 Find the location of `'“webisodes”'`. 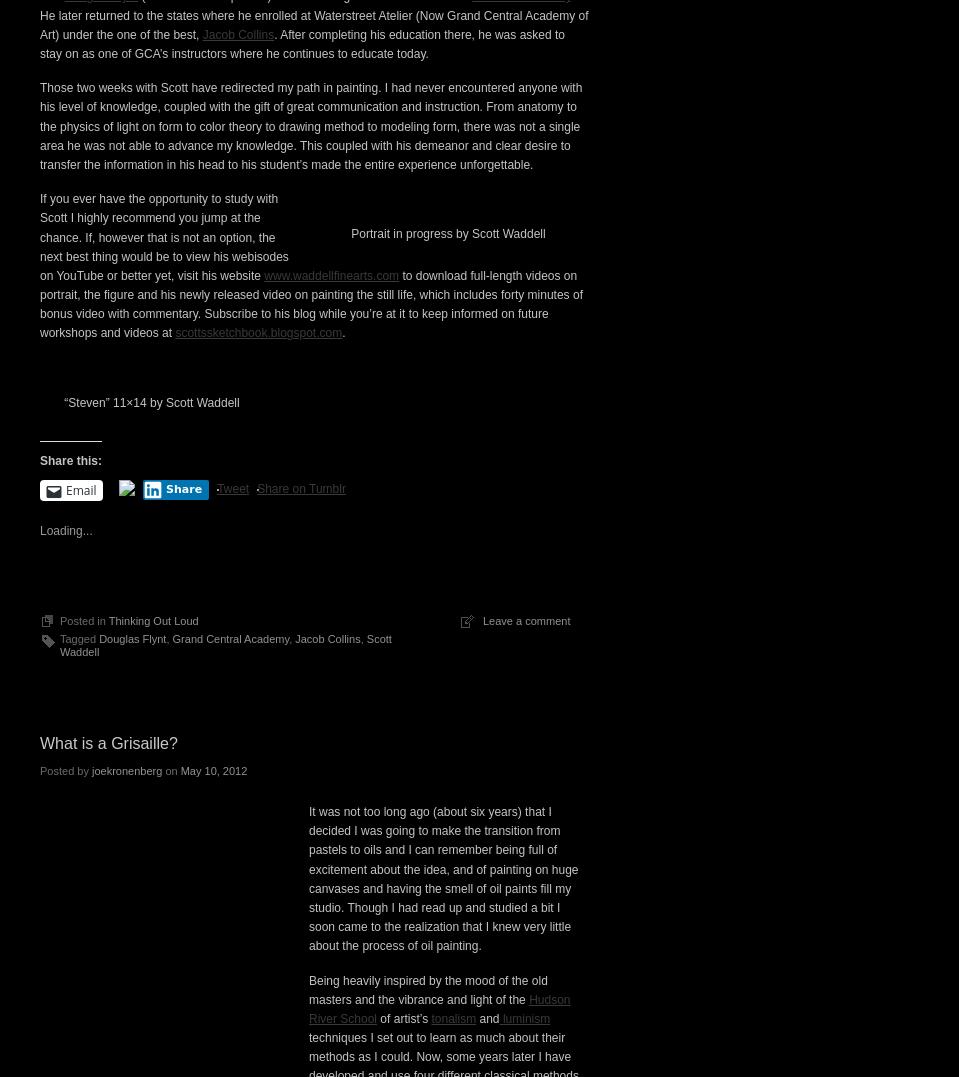

'“webisodes”' is located at coordinates (38, 269).